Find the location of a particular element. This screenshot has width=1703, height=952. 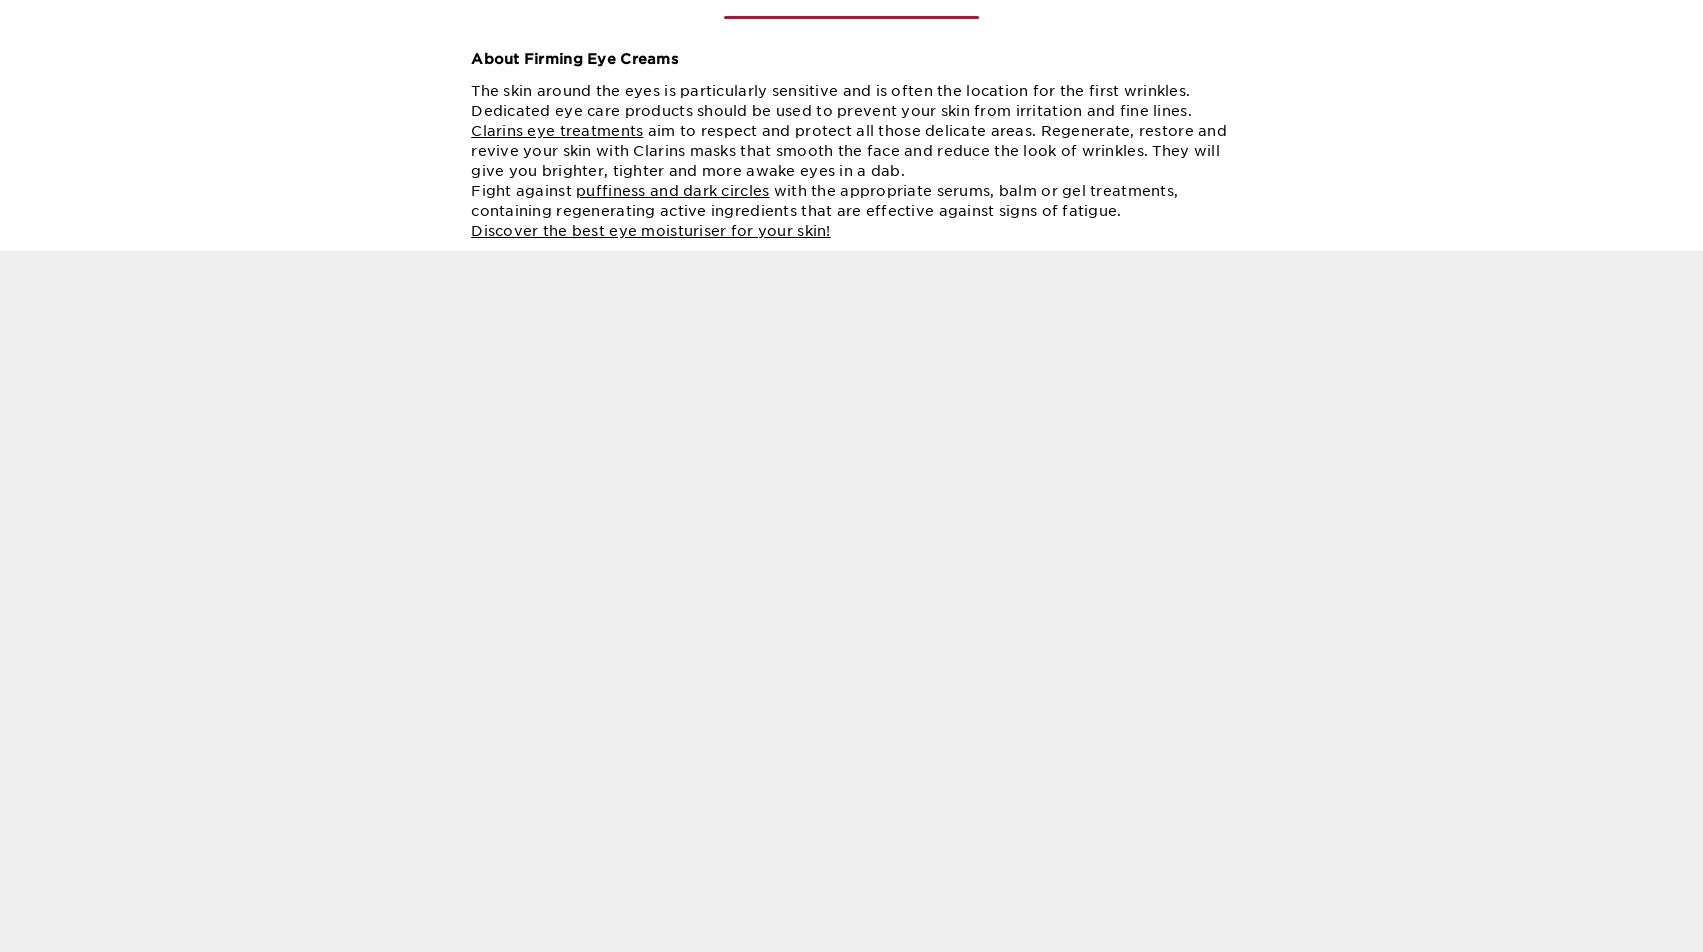

'You have viewed 17 of 17 products' is located at coordinates (723, 15).